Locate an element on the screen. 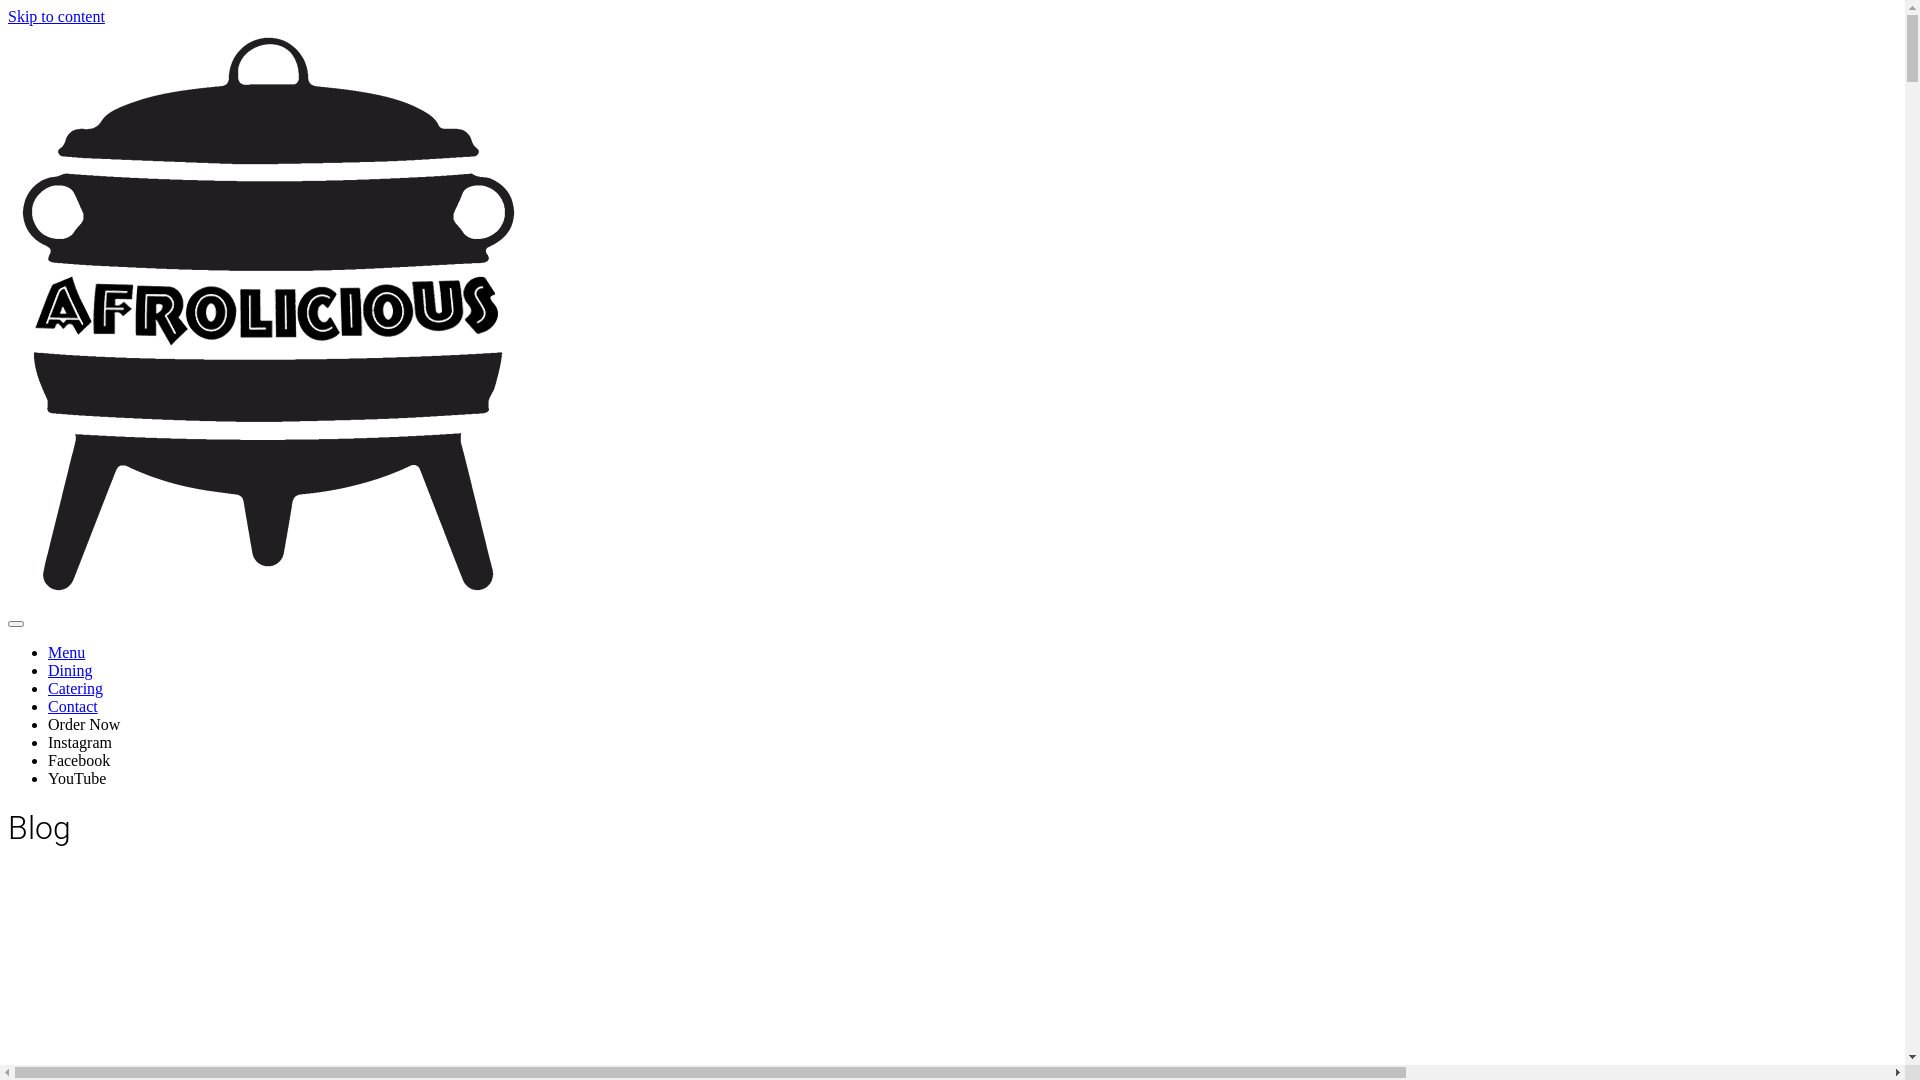 The height and width of the screenshot is (1080, 1920). 'Menu' is located at coordinates (66, 652).